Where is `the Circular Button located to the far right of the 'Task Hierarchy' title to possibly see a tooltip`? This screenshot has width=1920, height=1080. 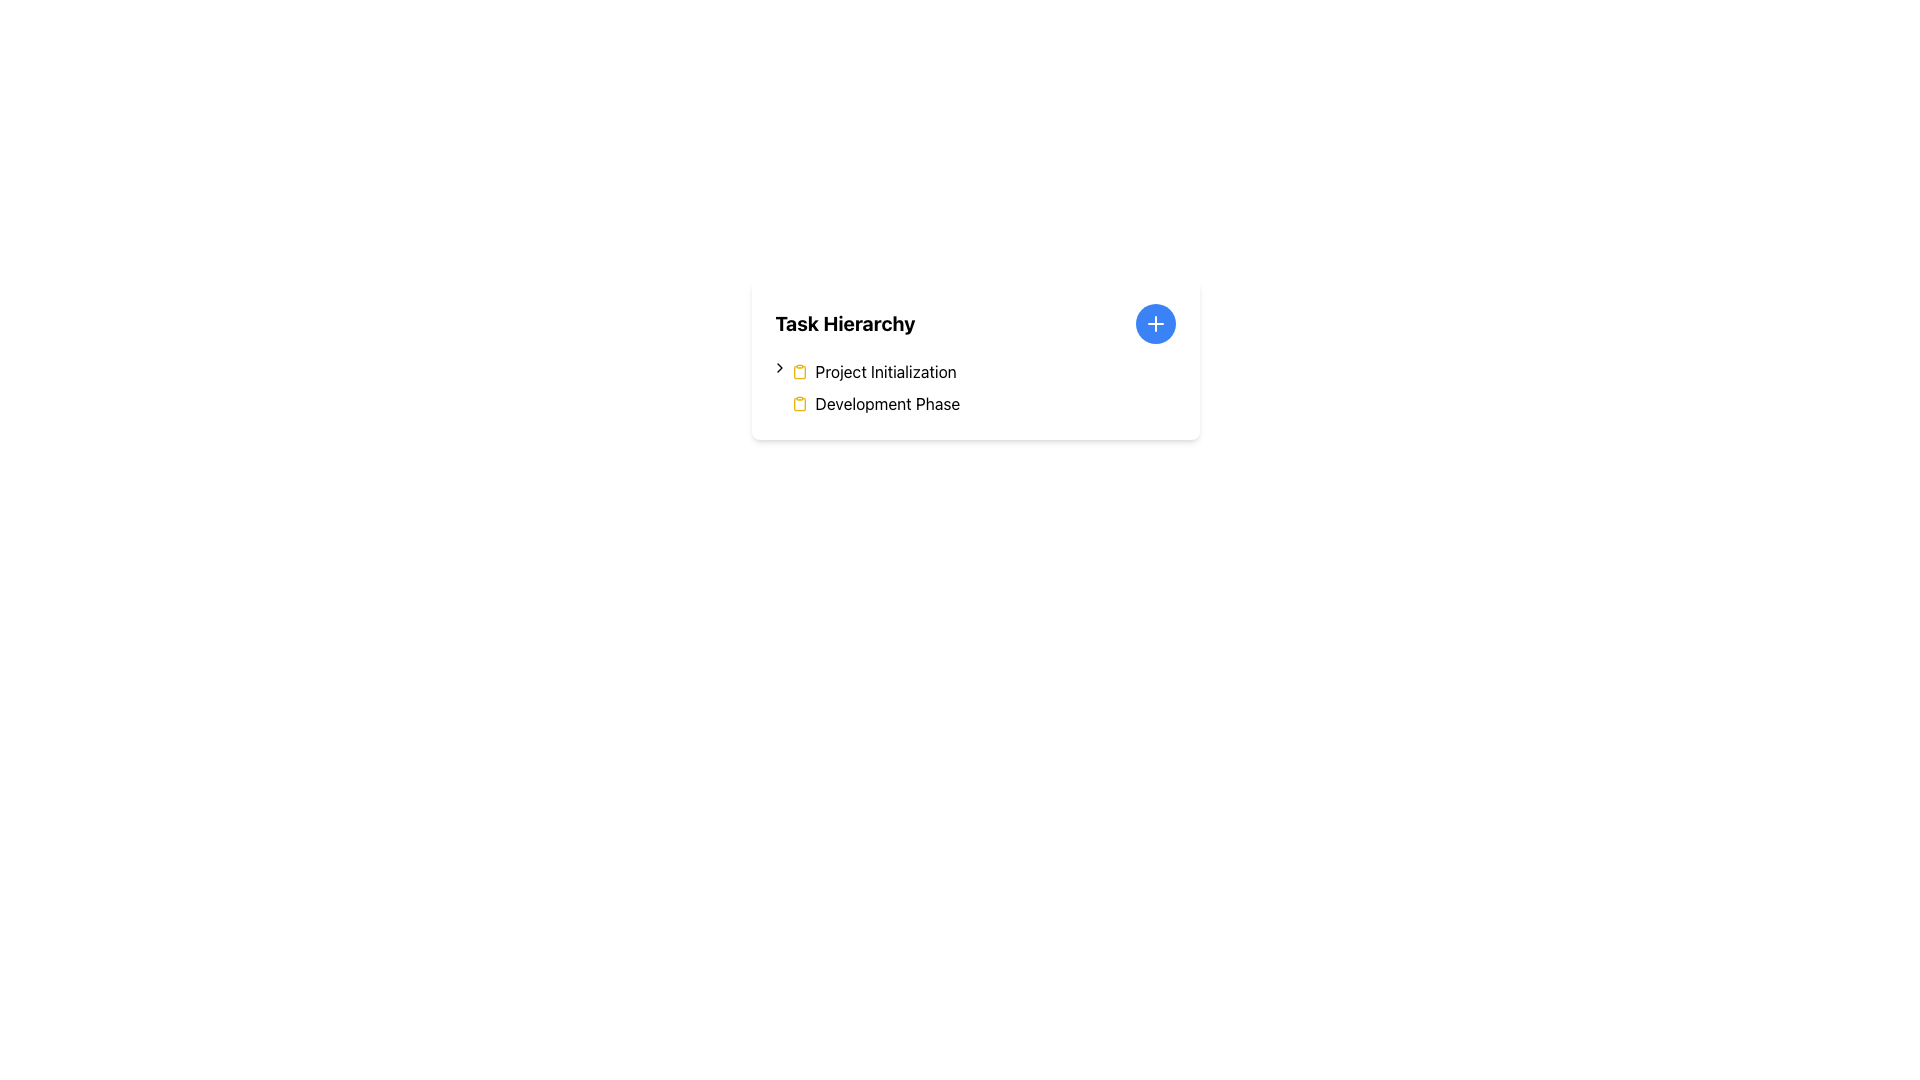
the Circular Button located to the far right of the 'Task Hierarchy' title to possibly see a tooltip is located at coordinates (1155, 323).